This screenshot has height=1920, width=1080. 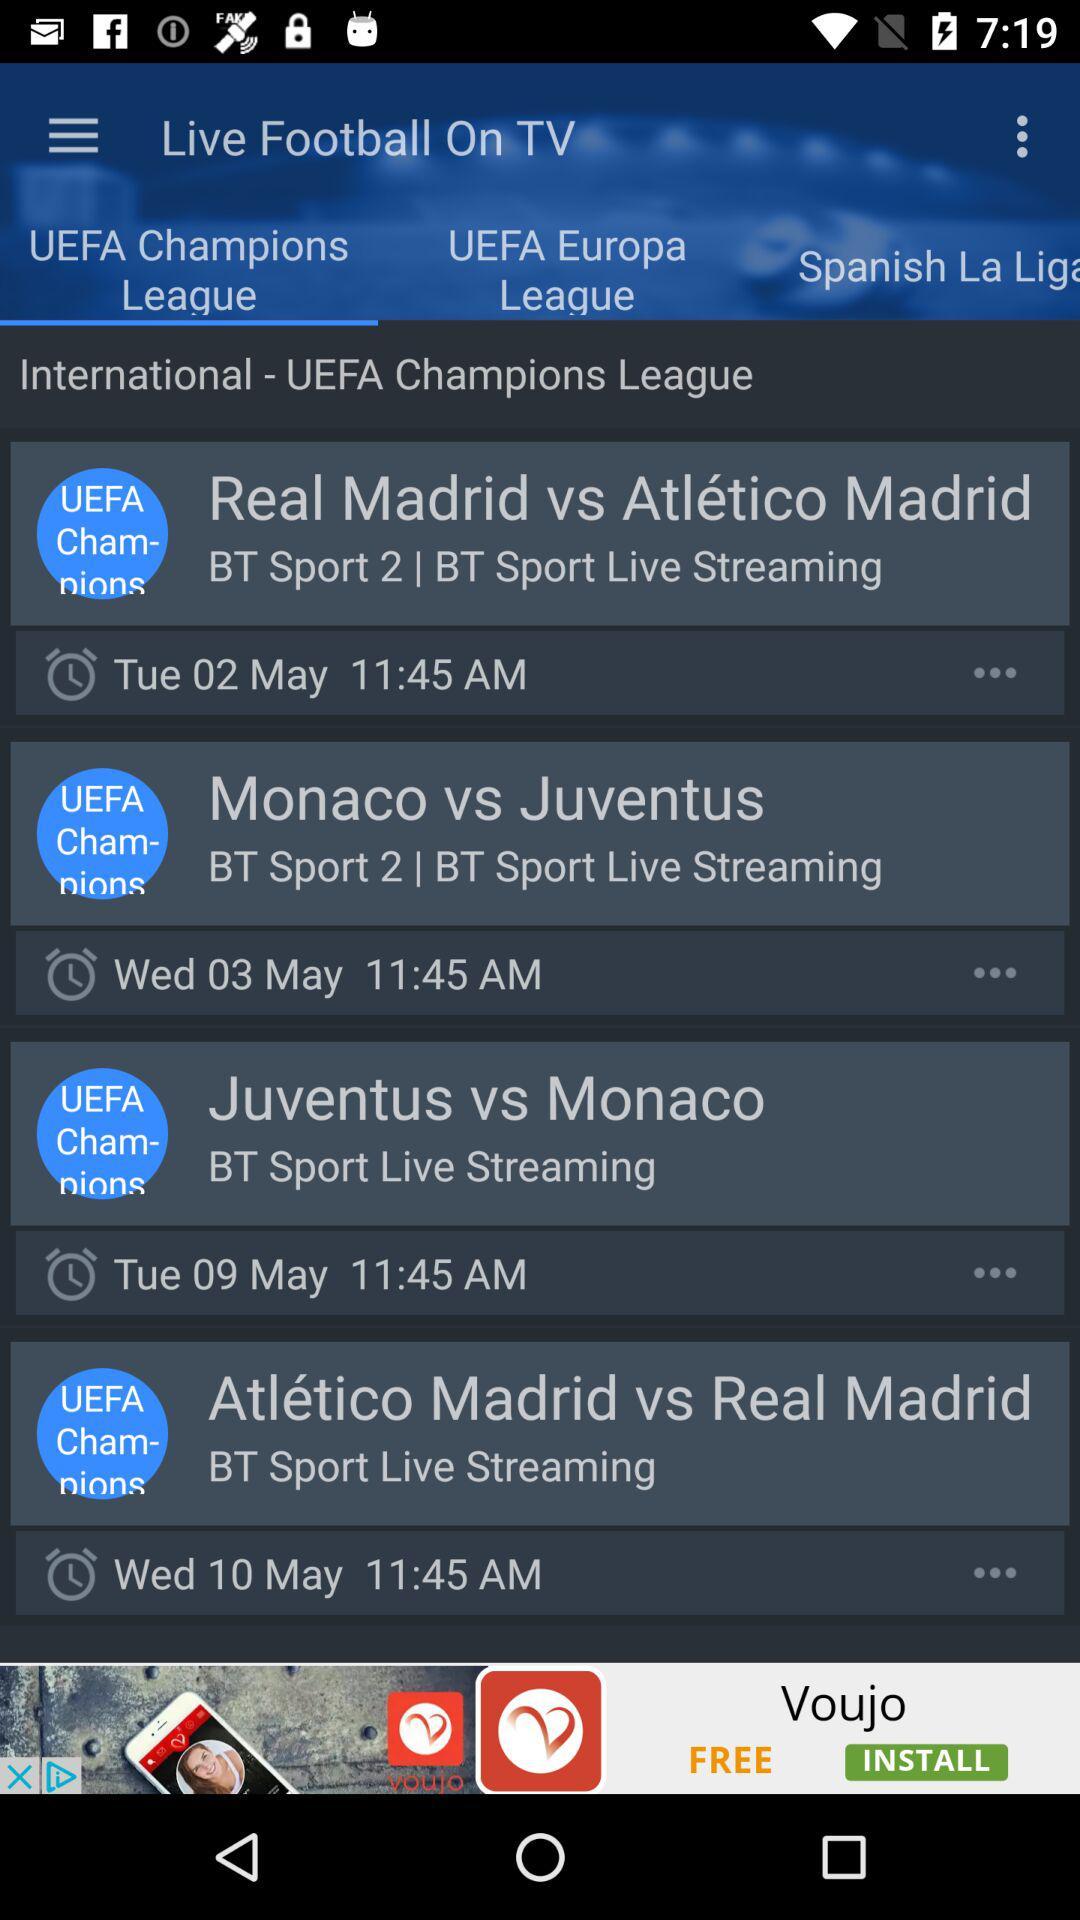 I want to click on option, so click(x=995, y=672).